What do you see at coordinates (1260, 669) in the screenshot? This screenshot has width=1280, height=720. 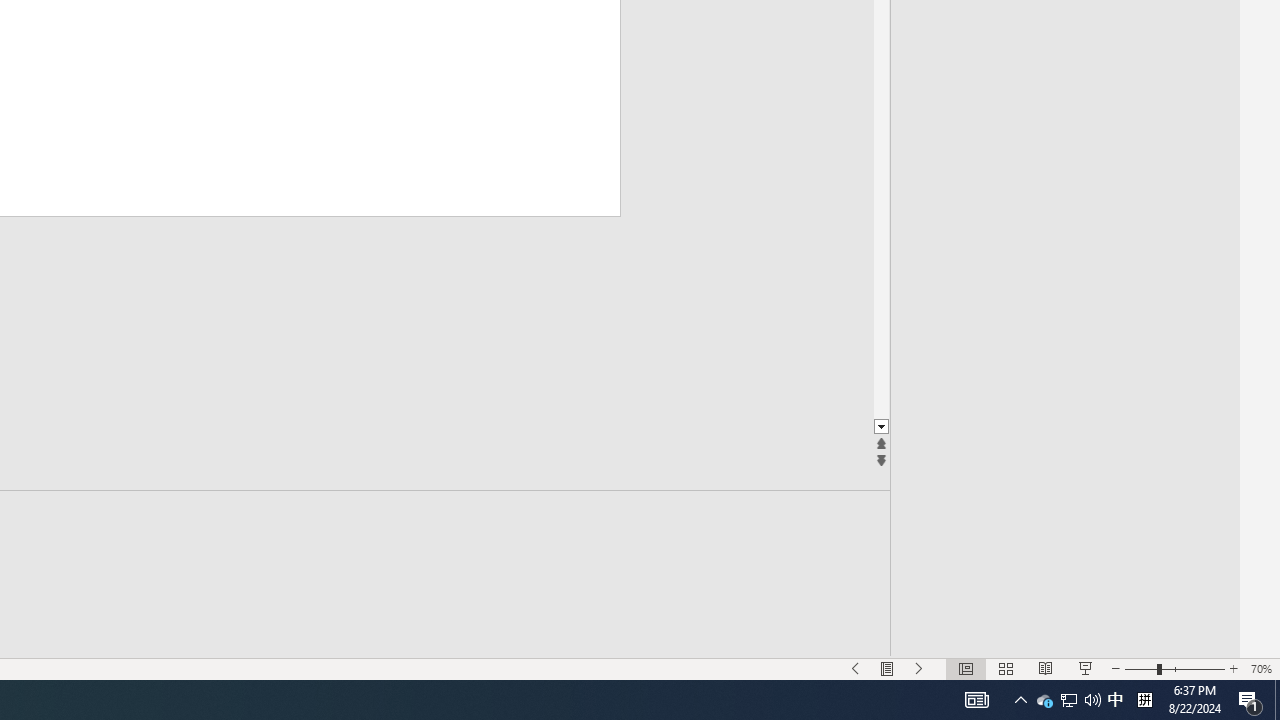 I see `'Zoom 70%'` at bounding box center [1260, 669].